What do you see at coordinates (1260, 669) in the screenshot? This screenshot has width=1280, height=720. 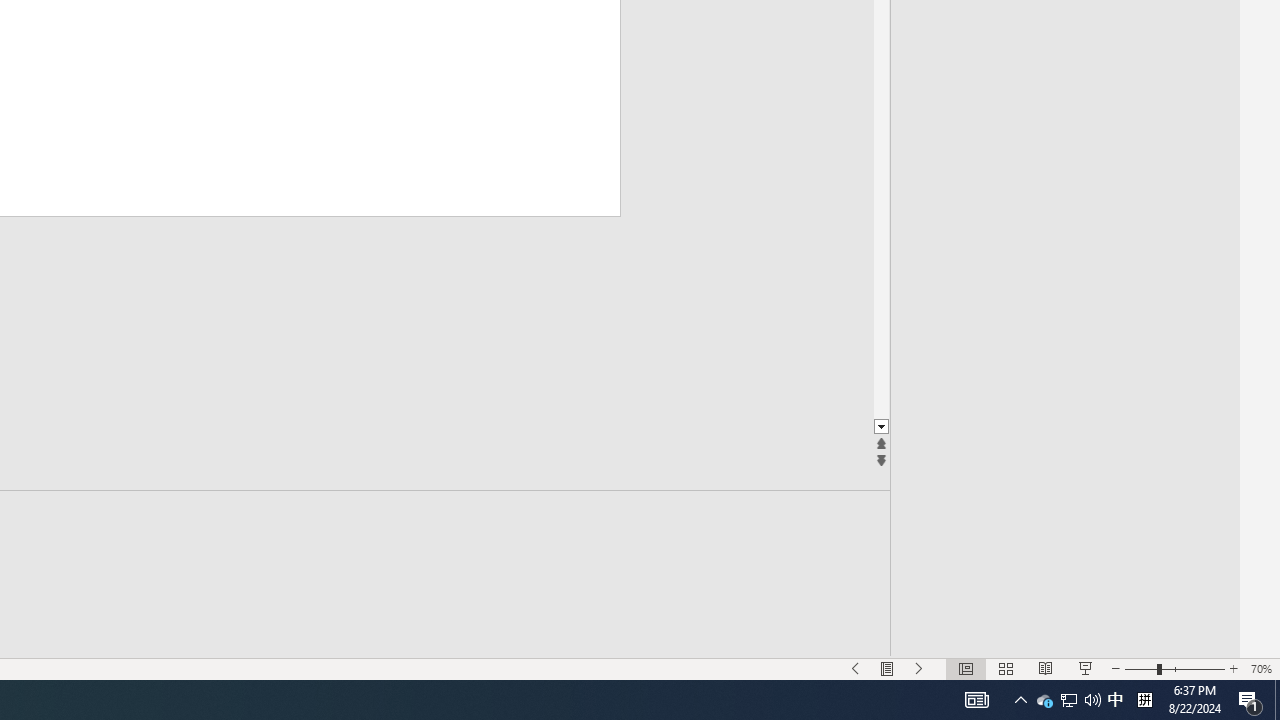 I see `'Zoom 70%'` at bounding box center [1260, 669].